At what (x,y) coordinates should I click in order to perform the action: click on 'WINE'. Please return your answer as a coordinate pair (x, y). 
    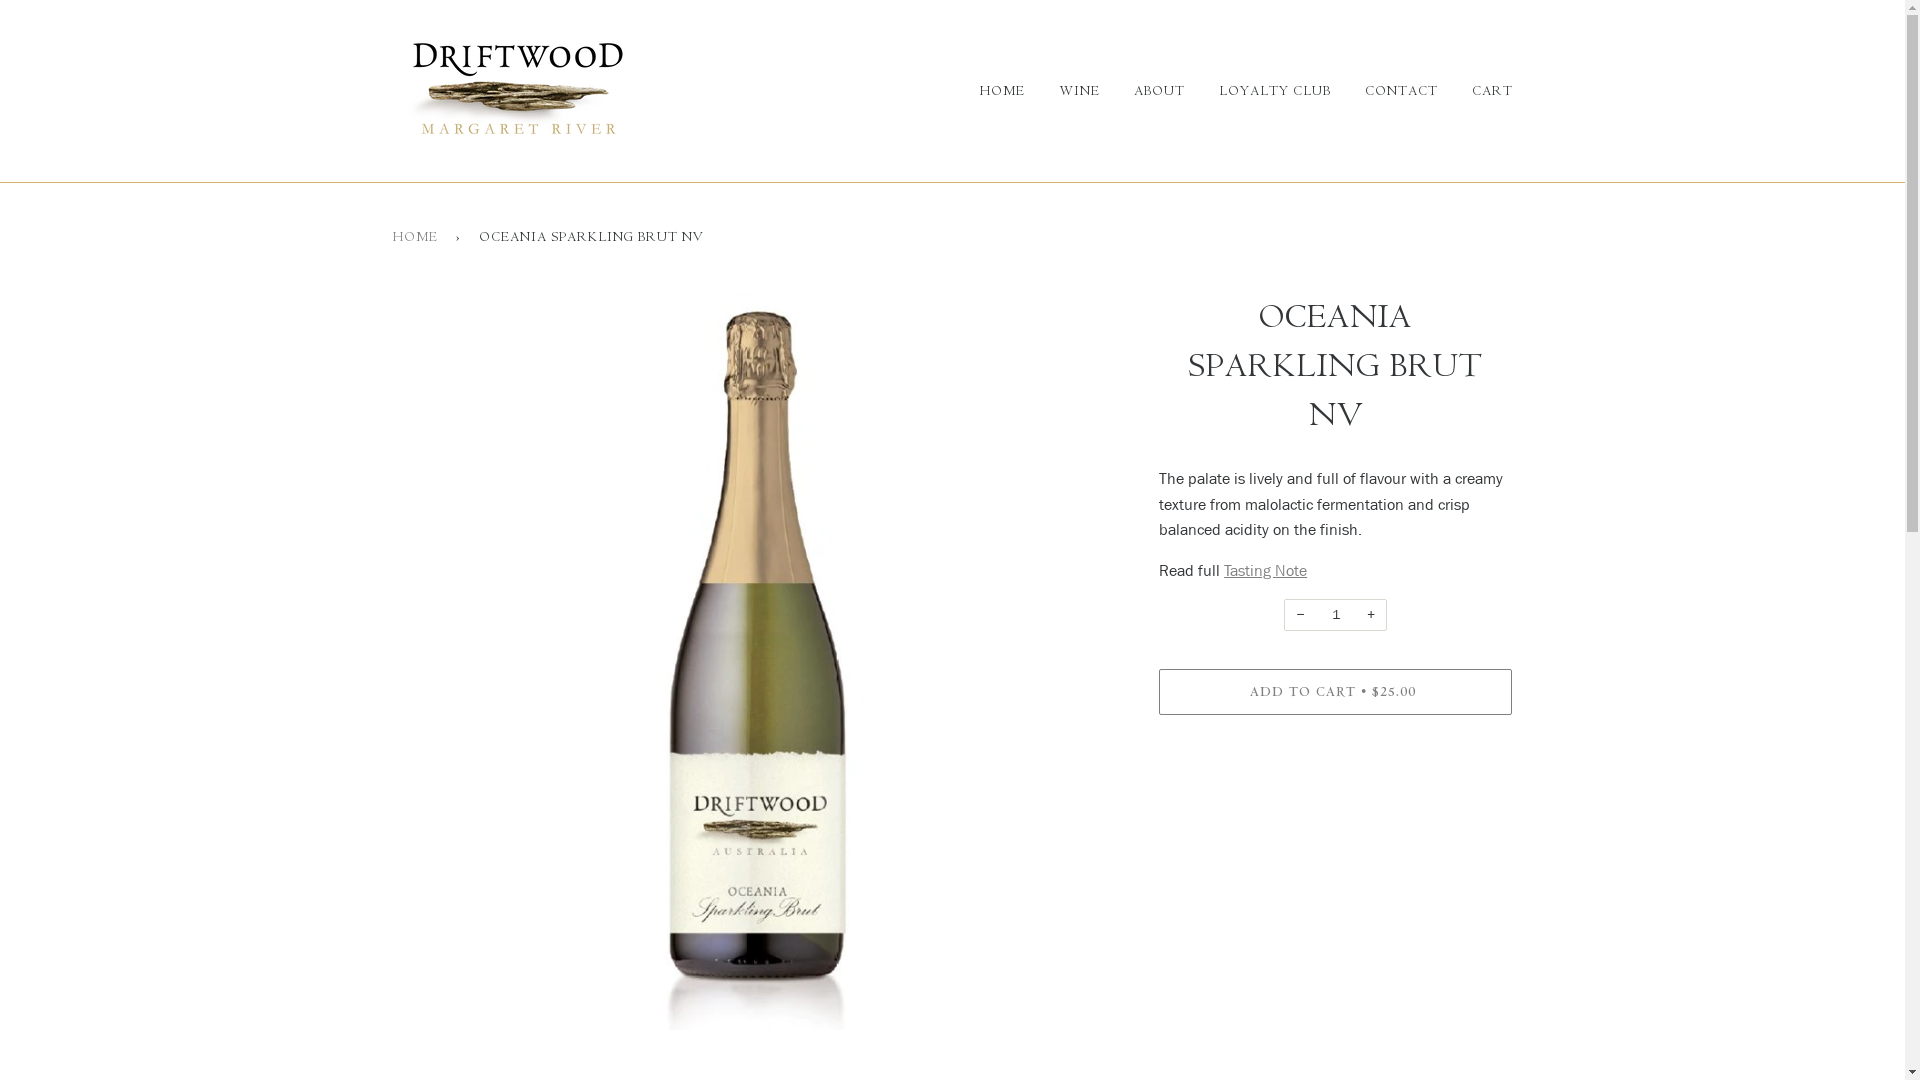
    Looking at the image, I should click on (1062, 91).